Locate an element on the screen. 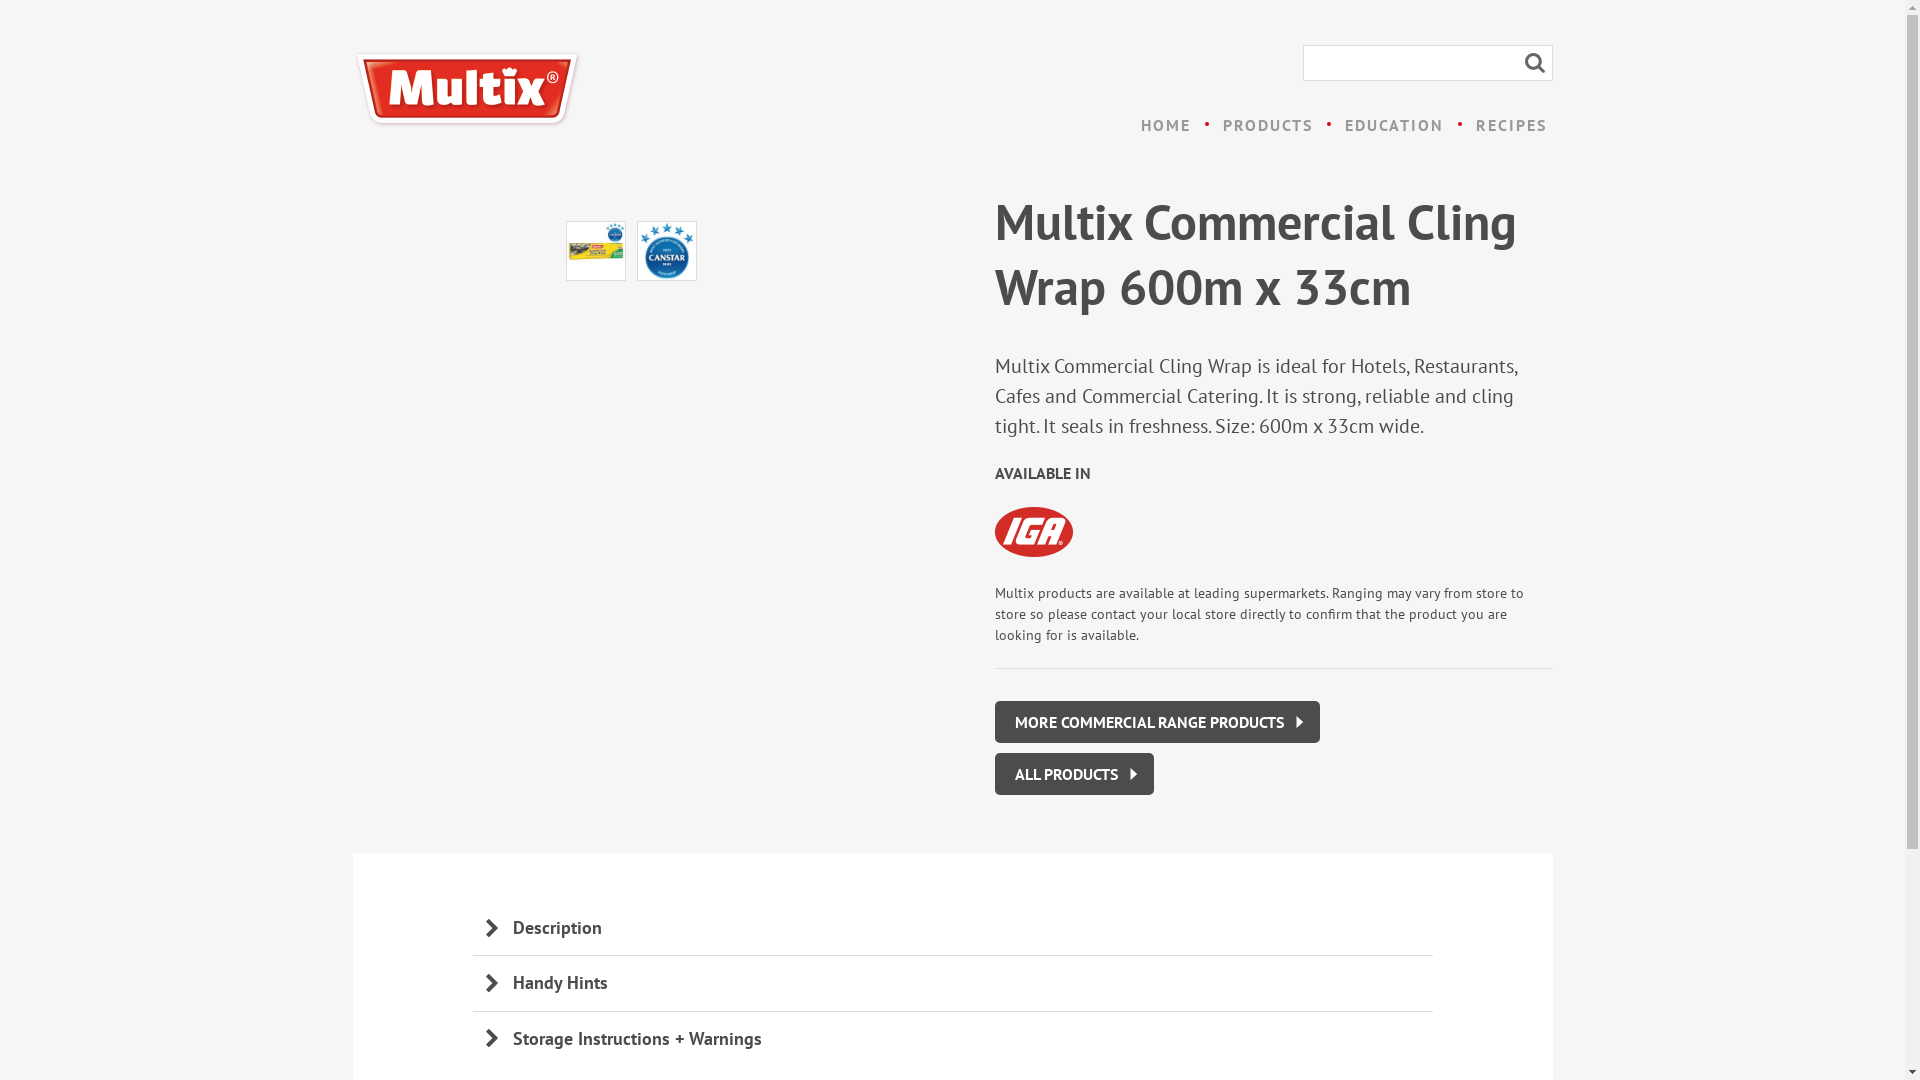 This screenshot has width=1920, height=1080. 'RECIPES' is located at coordinates (1511, 124).